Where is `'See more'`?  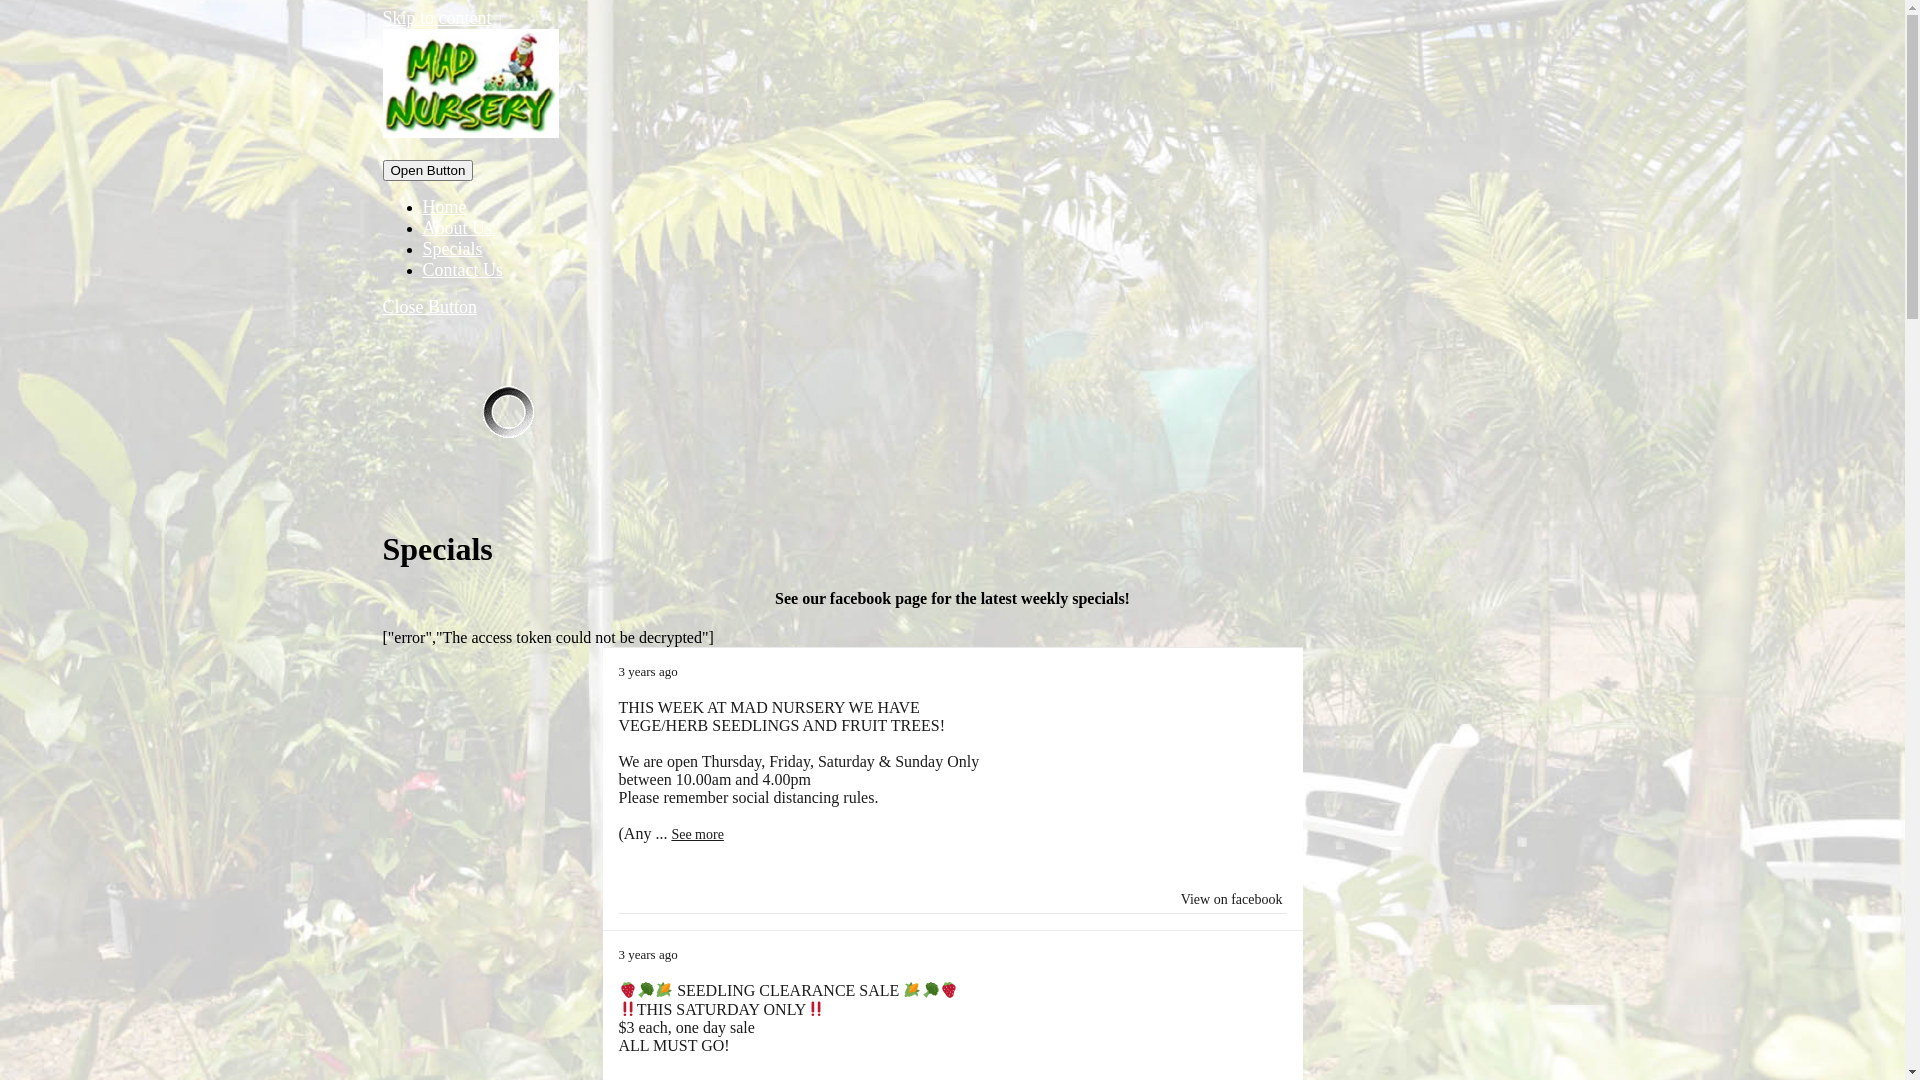 'See more' is located at coordinates (671, 834).